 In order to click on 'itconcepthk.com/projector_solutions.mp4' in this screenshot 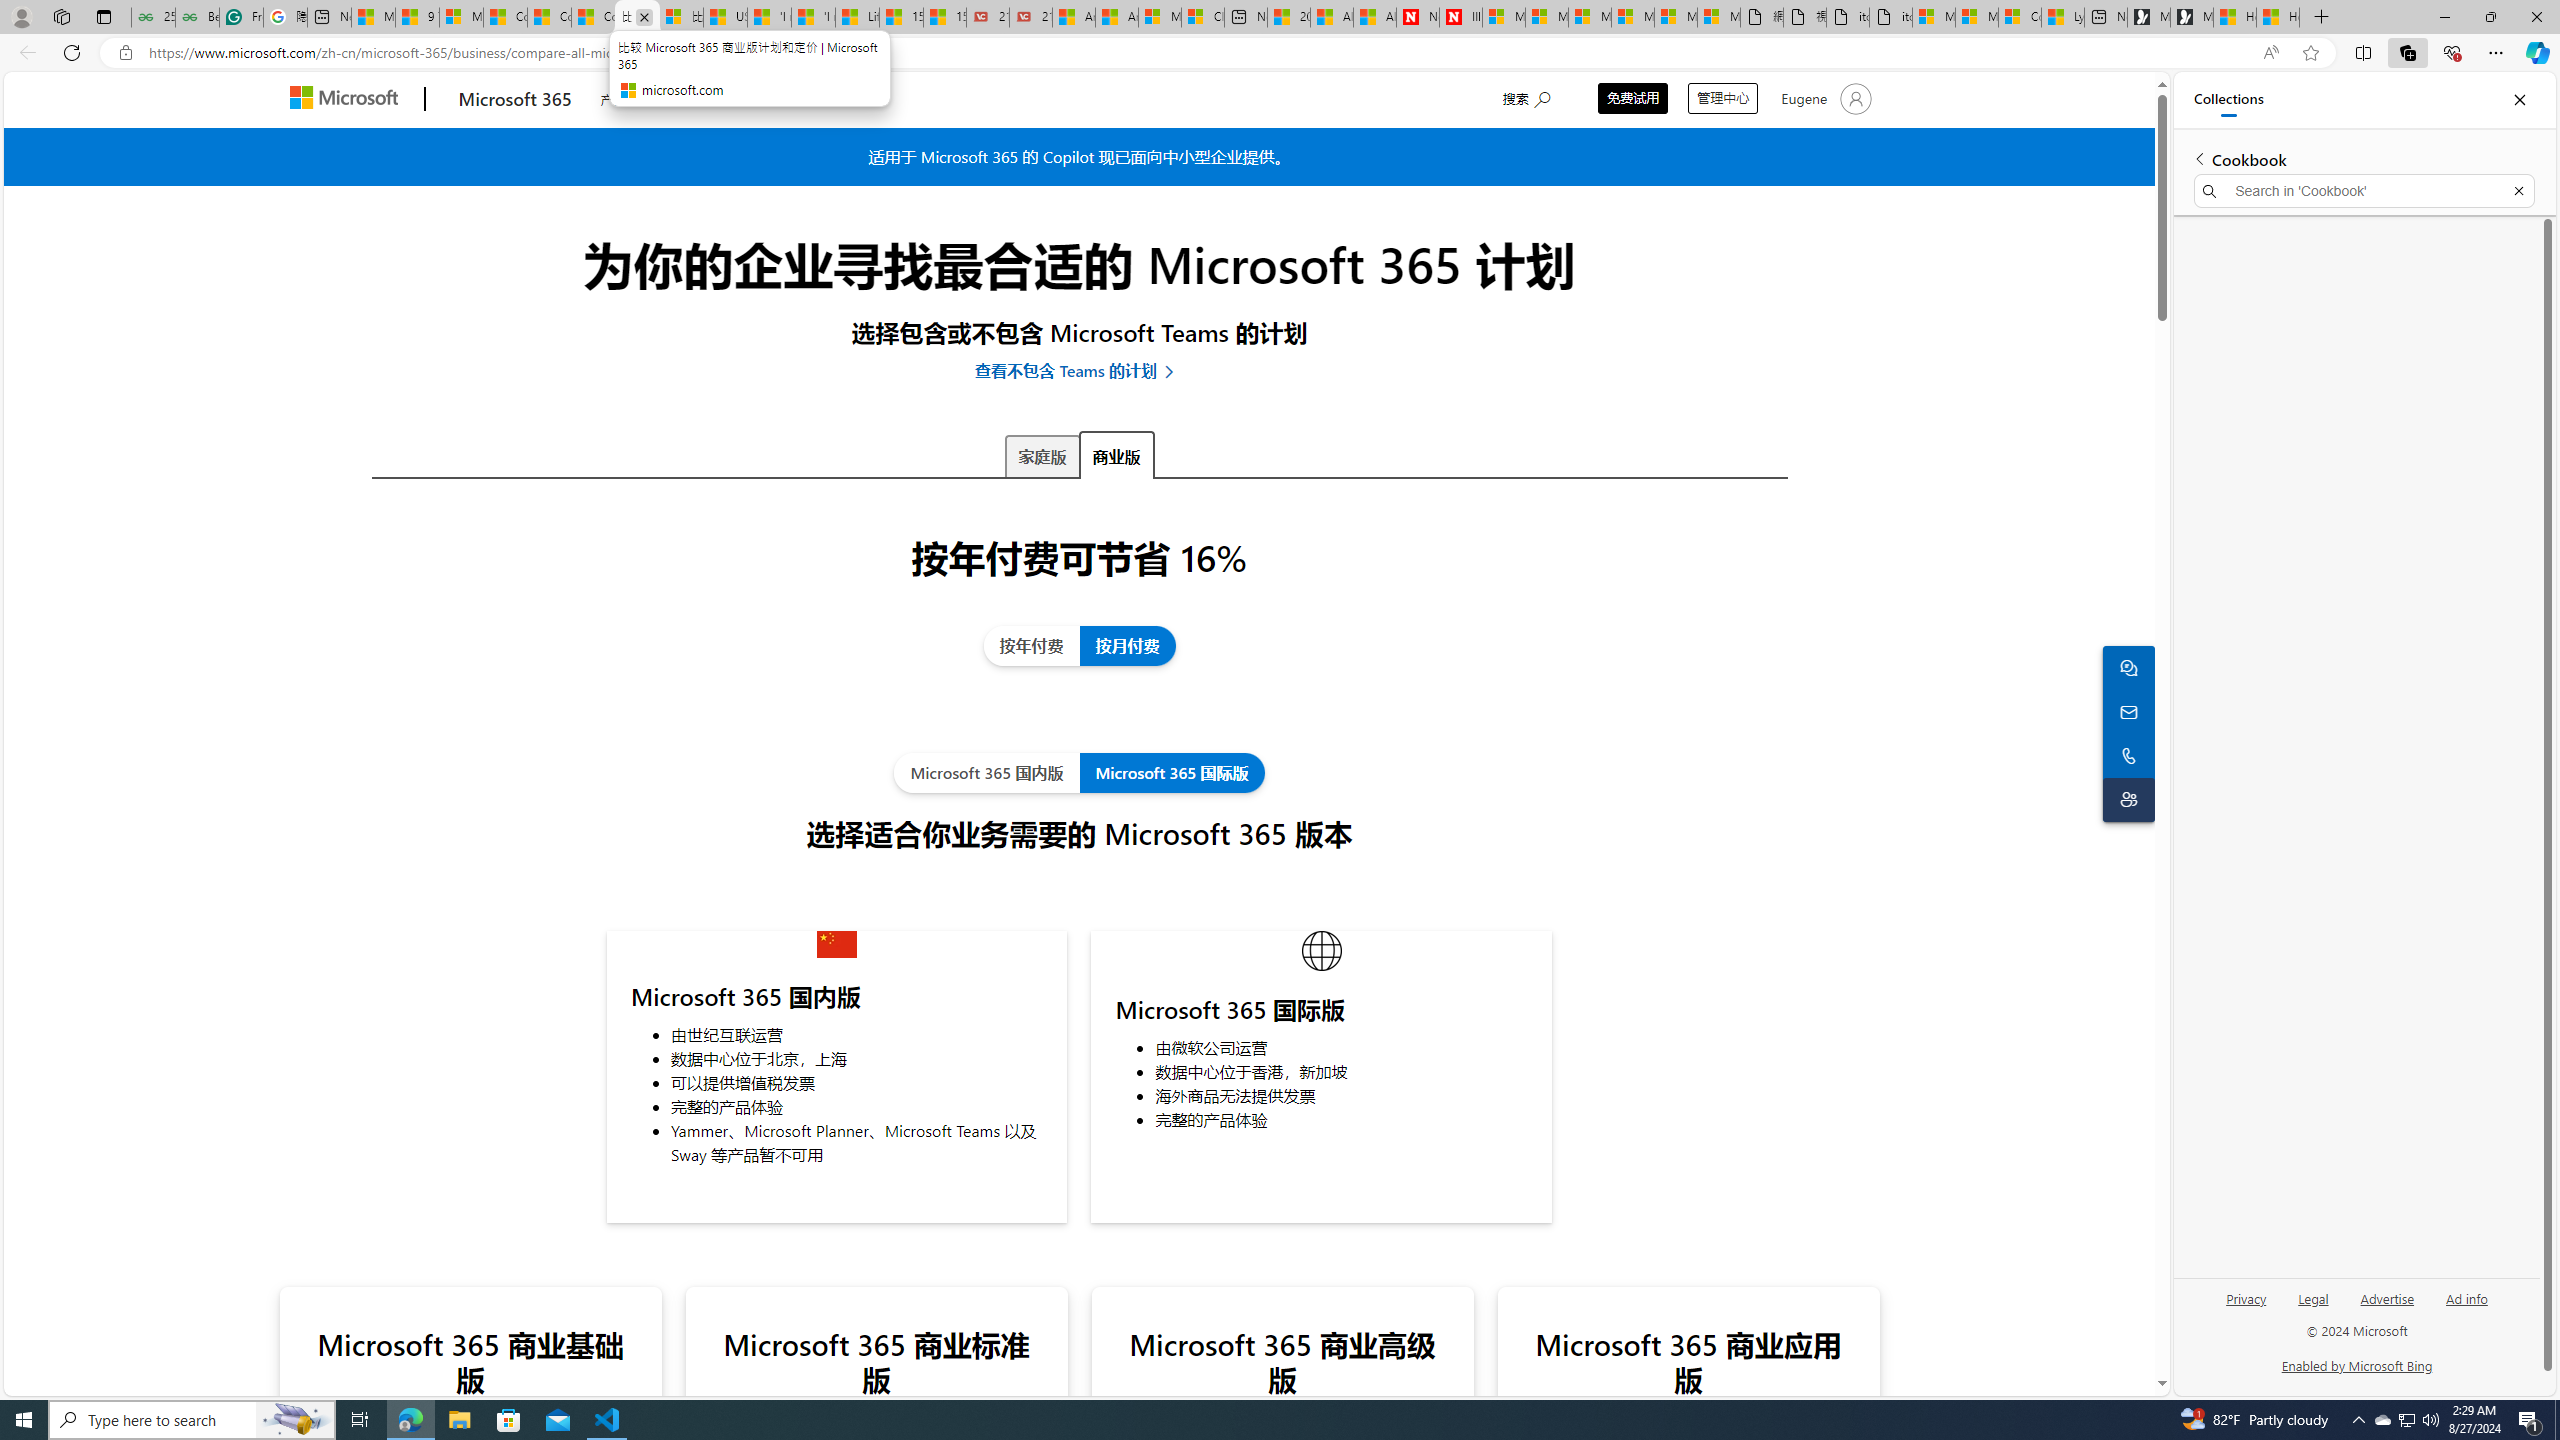, I will do `click(1890, 16)`.